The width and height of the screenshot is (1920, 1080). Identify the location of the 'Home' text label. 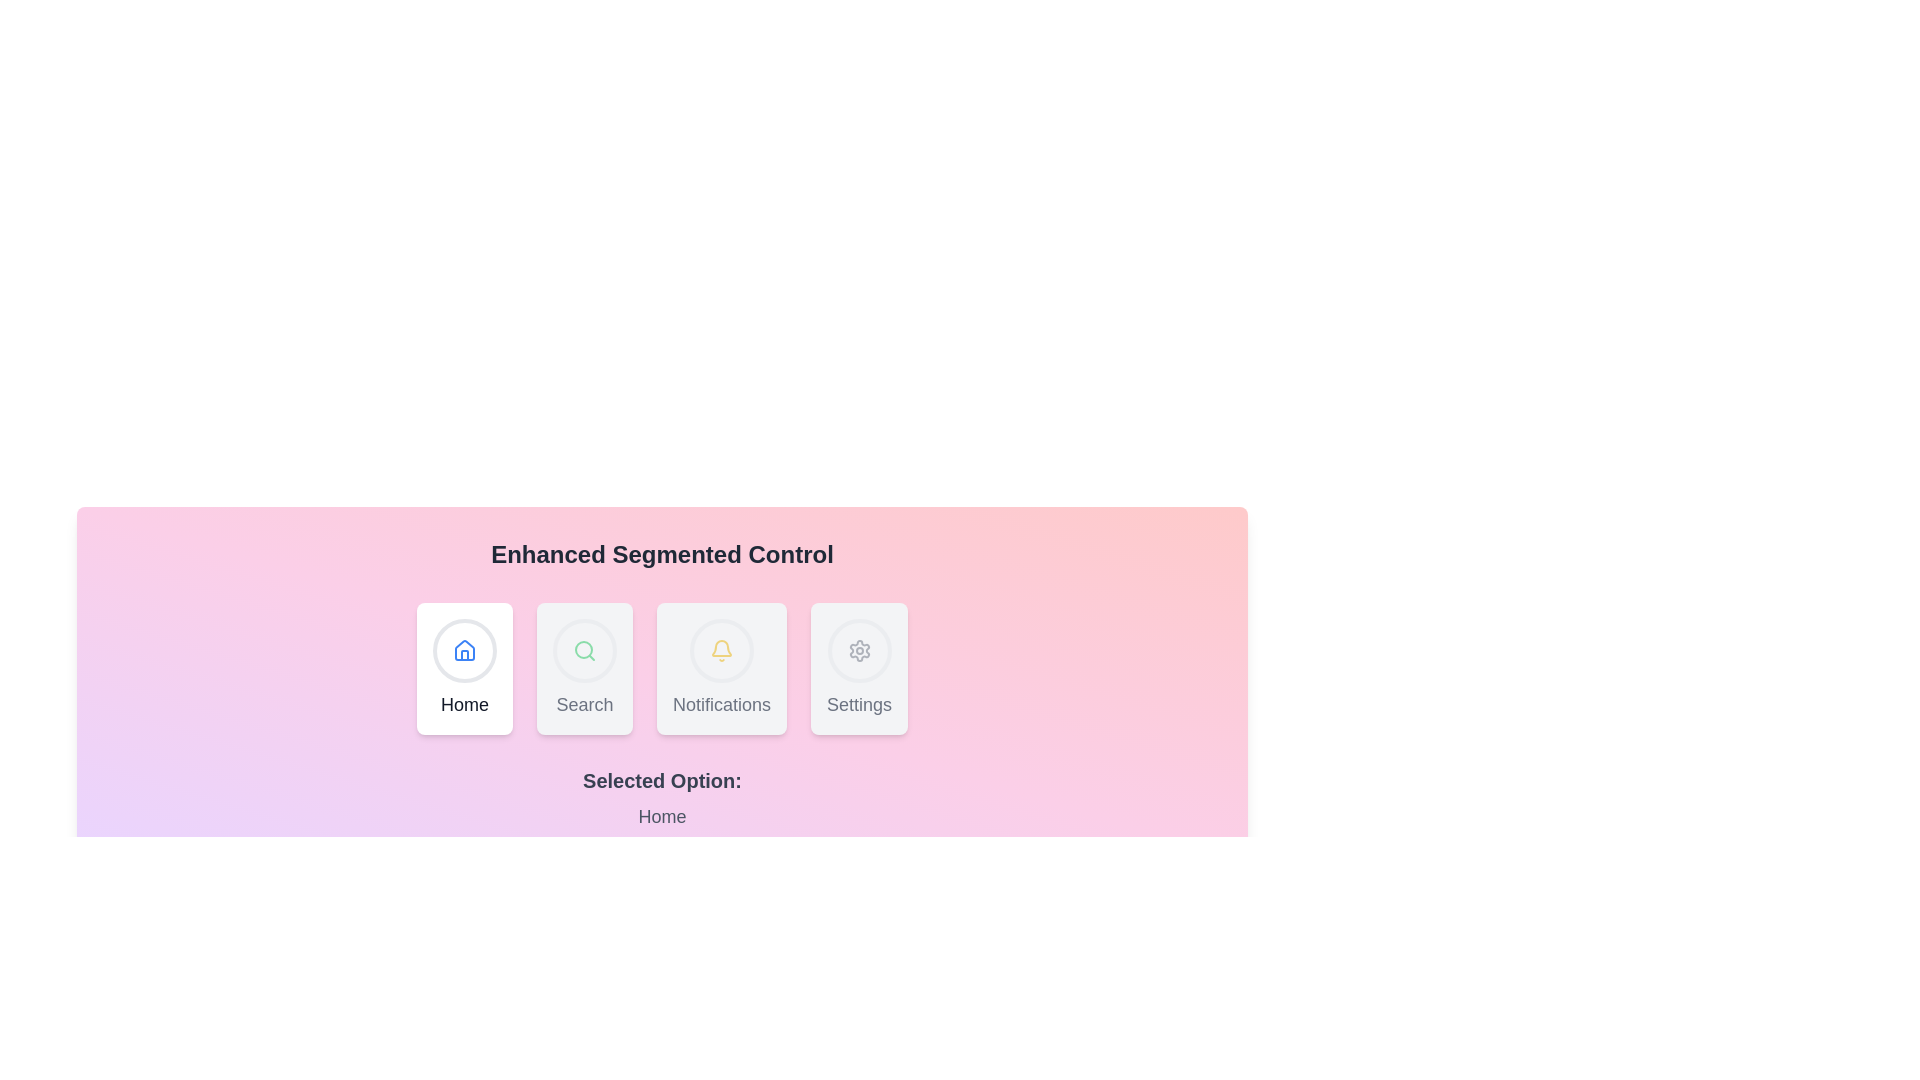
(464, 704).